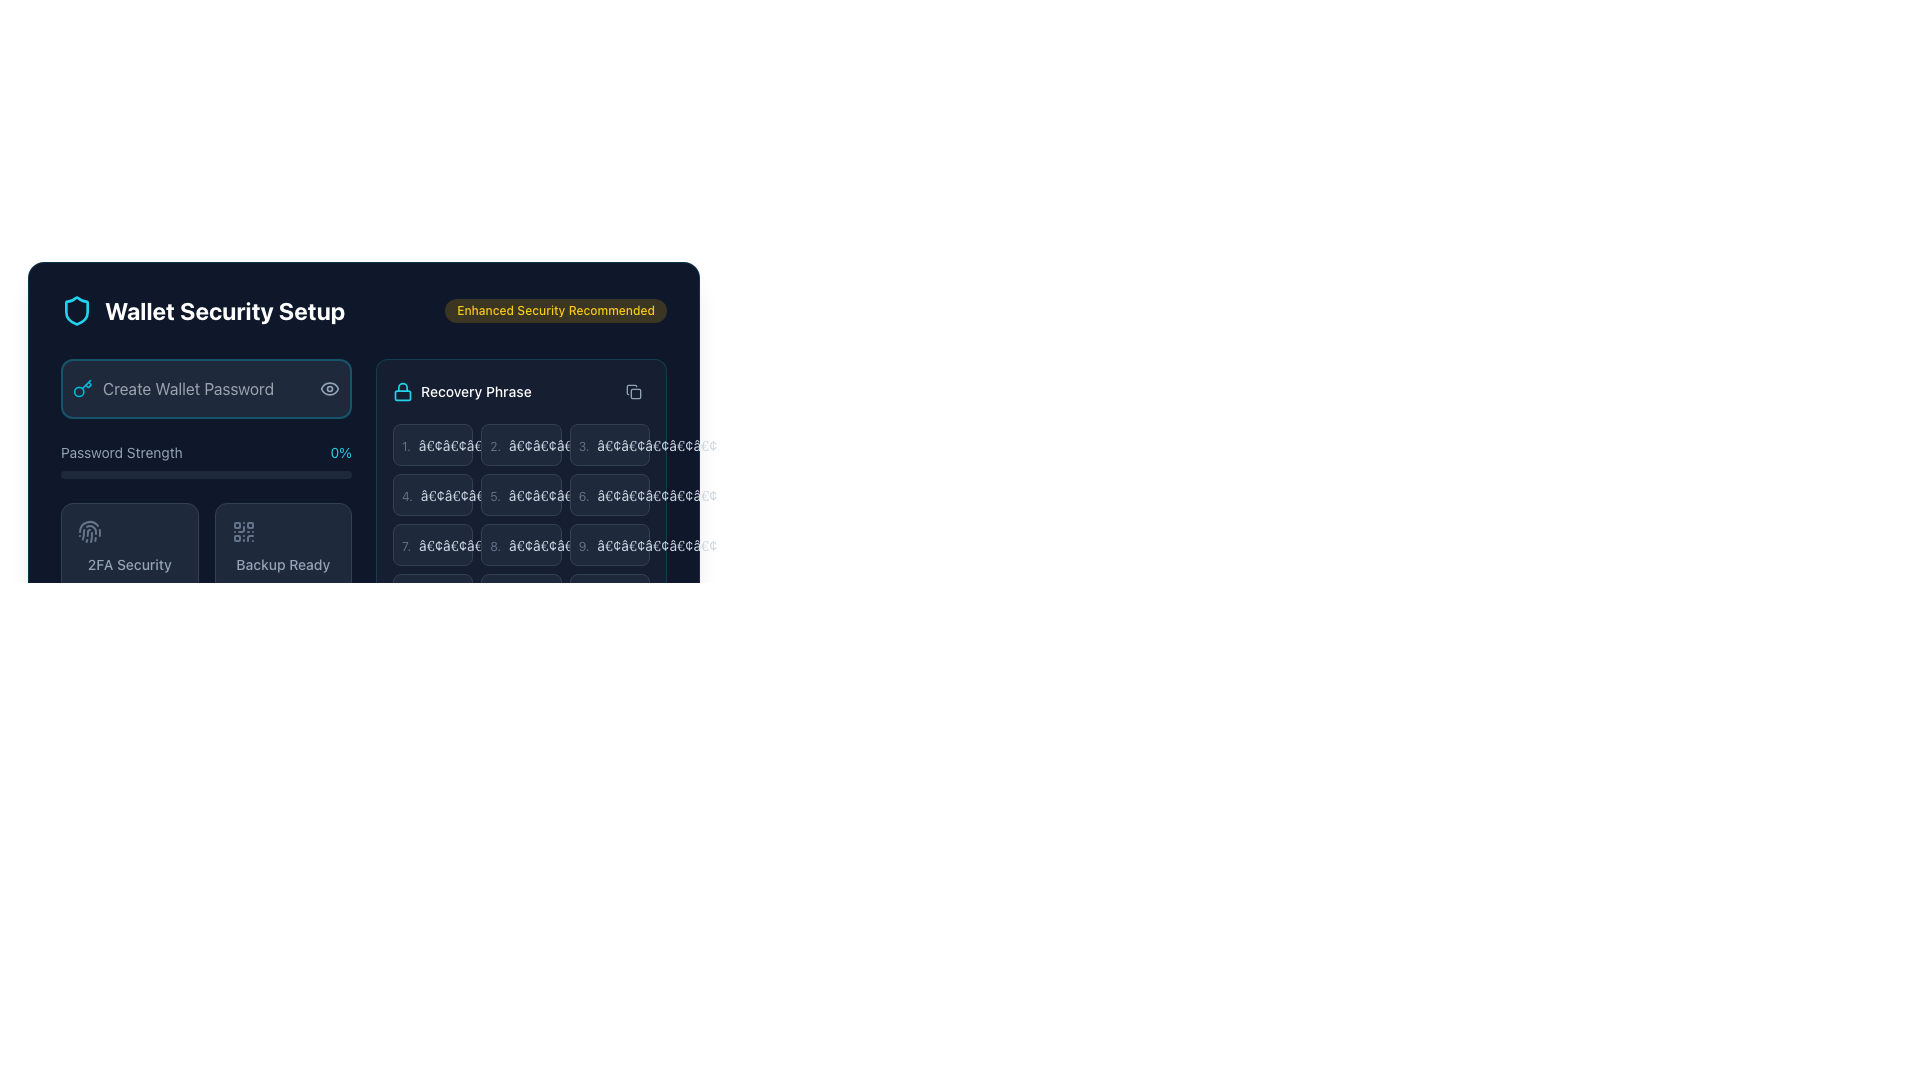 This screenshot has width=1920, height=1080. I want to click on the small square icon button resembling a document copy action located in the upper-right area of the 'Recovery Phrase' section, so click(632, 392).